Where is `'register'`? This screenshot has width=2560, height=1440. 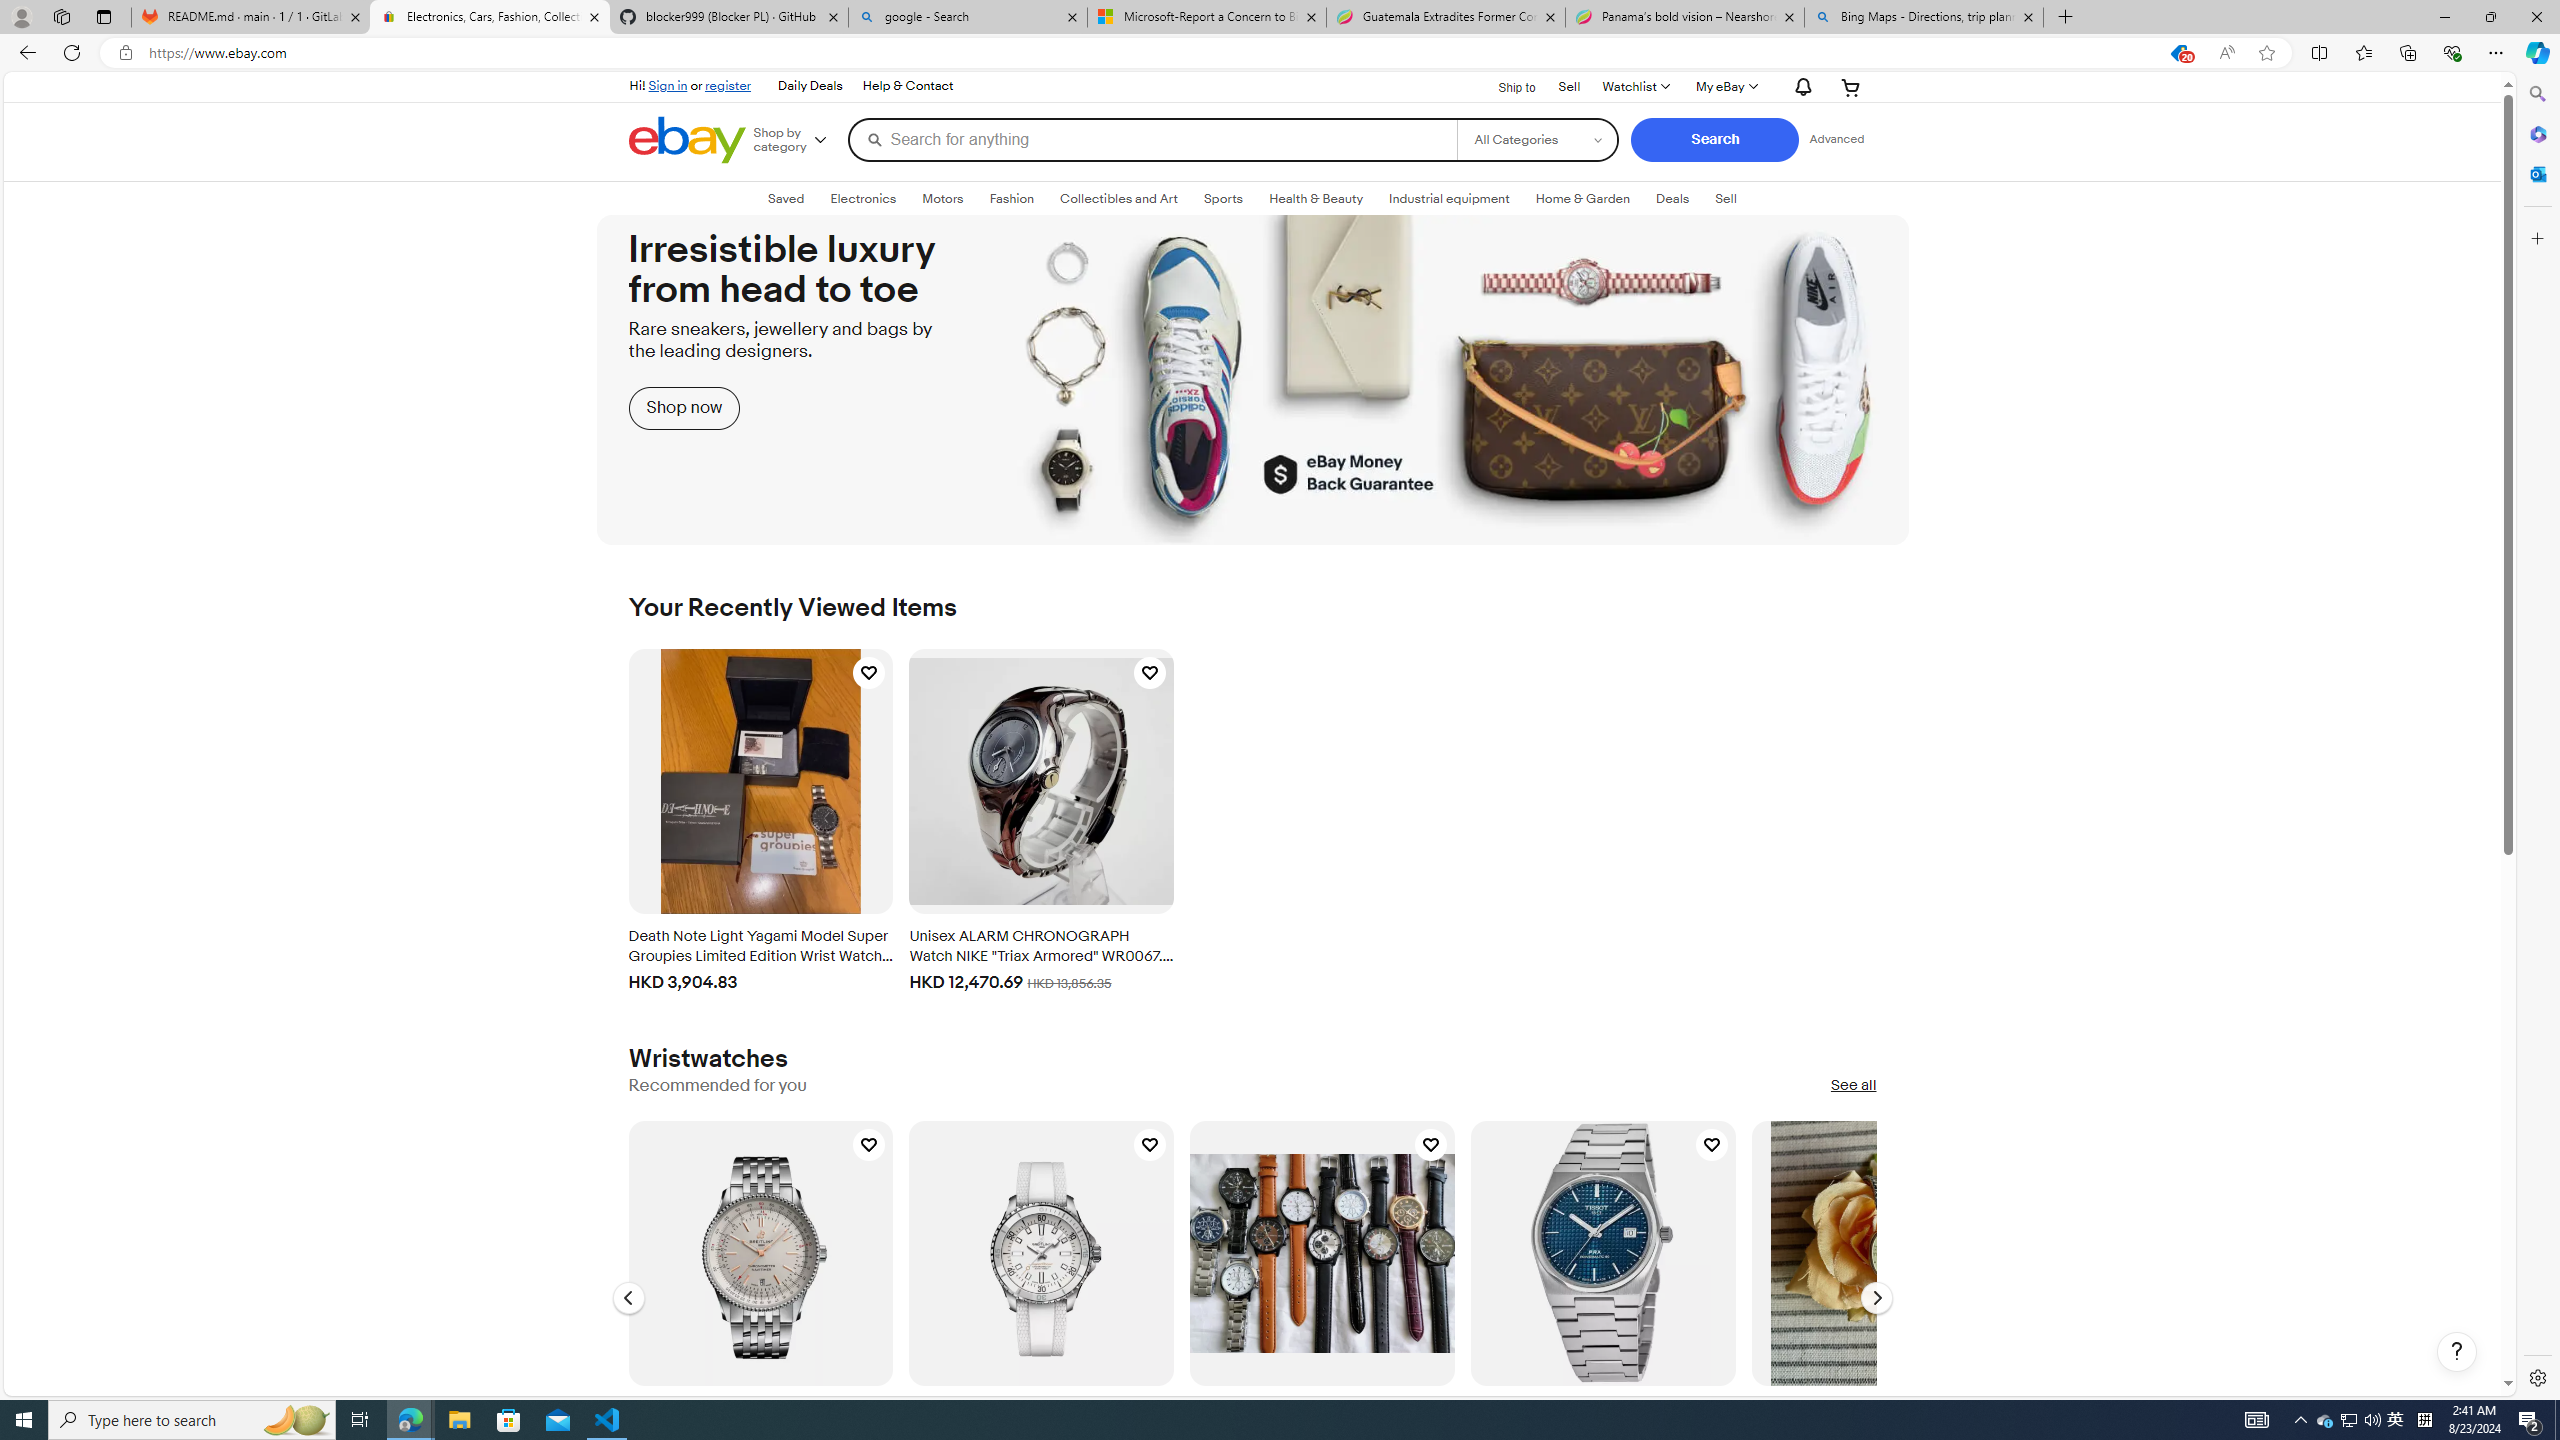
'register' is located at coordinates (727, 84).